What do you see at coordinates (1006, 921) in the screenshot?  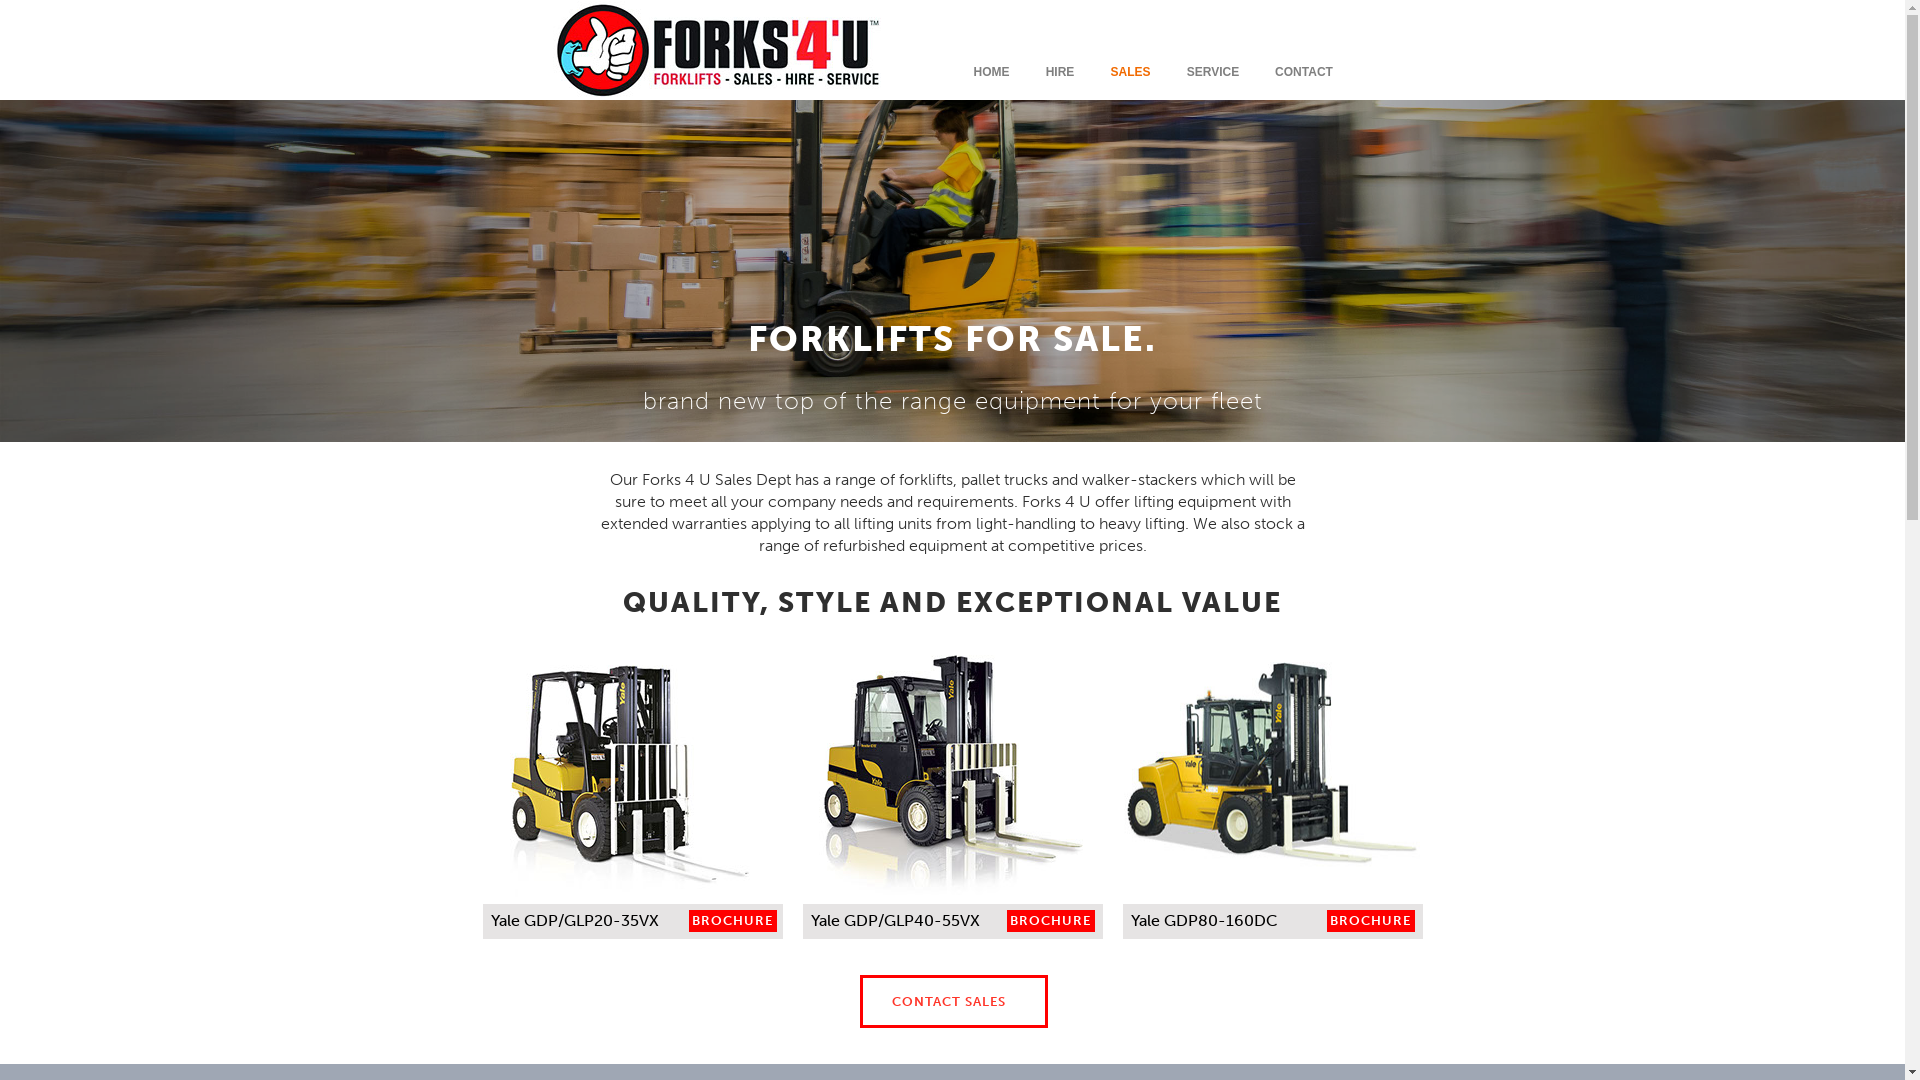 I see `'BROCHURE'` at bounding box center [1006, 921].